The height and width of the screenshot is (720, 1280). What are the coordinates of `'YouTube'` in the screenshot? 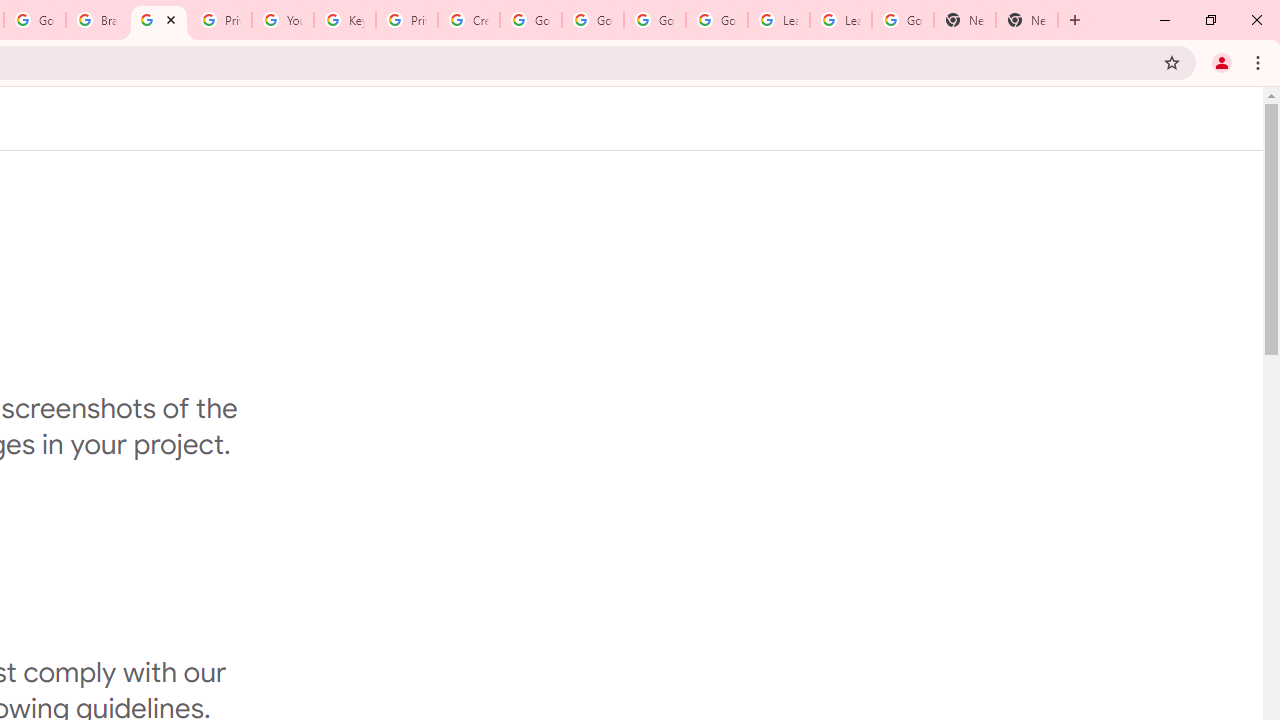 It's located at (281, 20).